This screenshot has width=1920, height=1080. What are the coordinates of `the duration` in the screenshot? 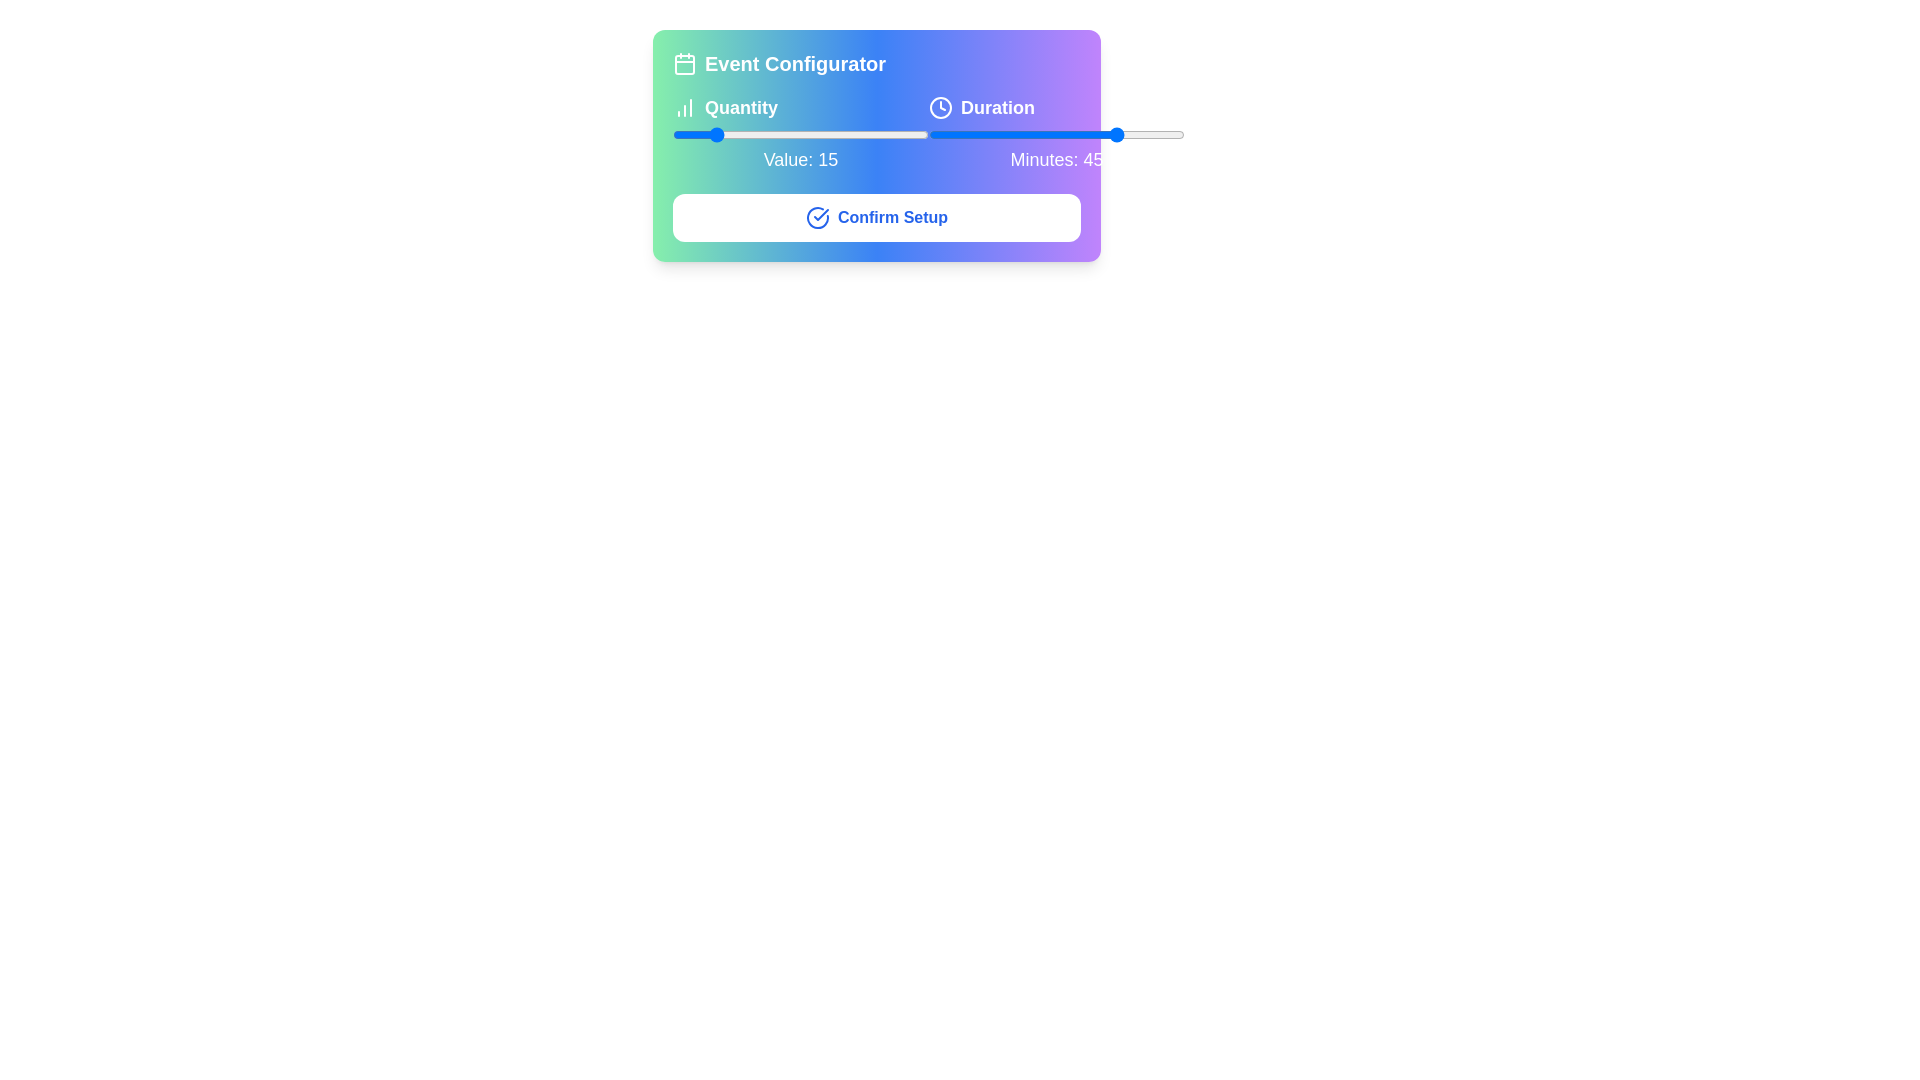 It's located at (1077, 135).